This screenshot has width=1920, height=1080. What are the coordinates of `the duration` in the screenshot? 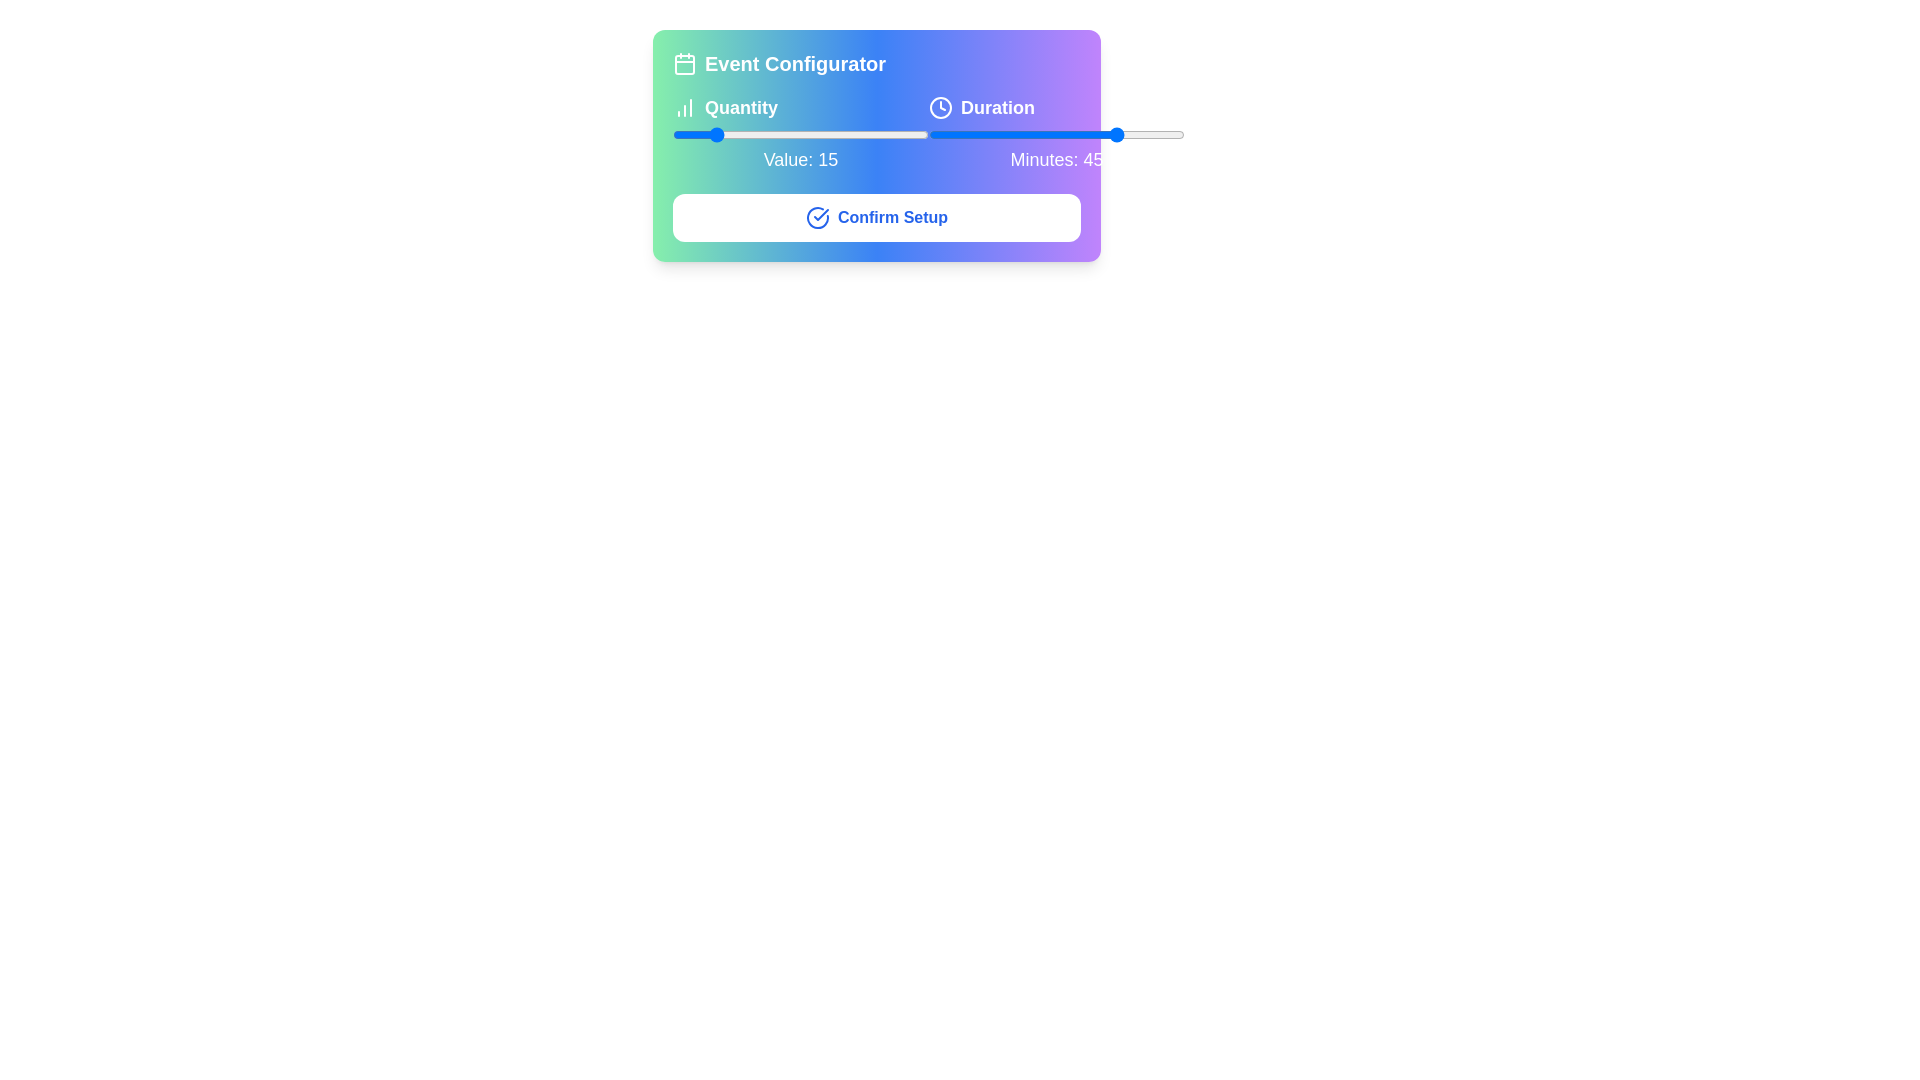 It's located at (1077, 135).